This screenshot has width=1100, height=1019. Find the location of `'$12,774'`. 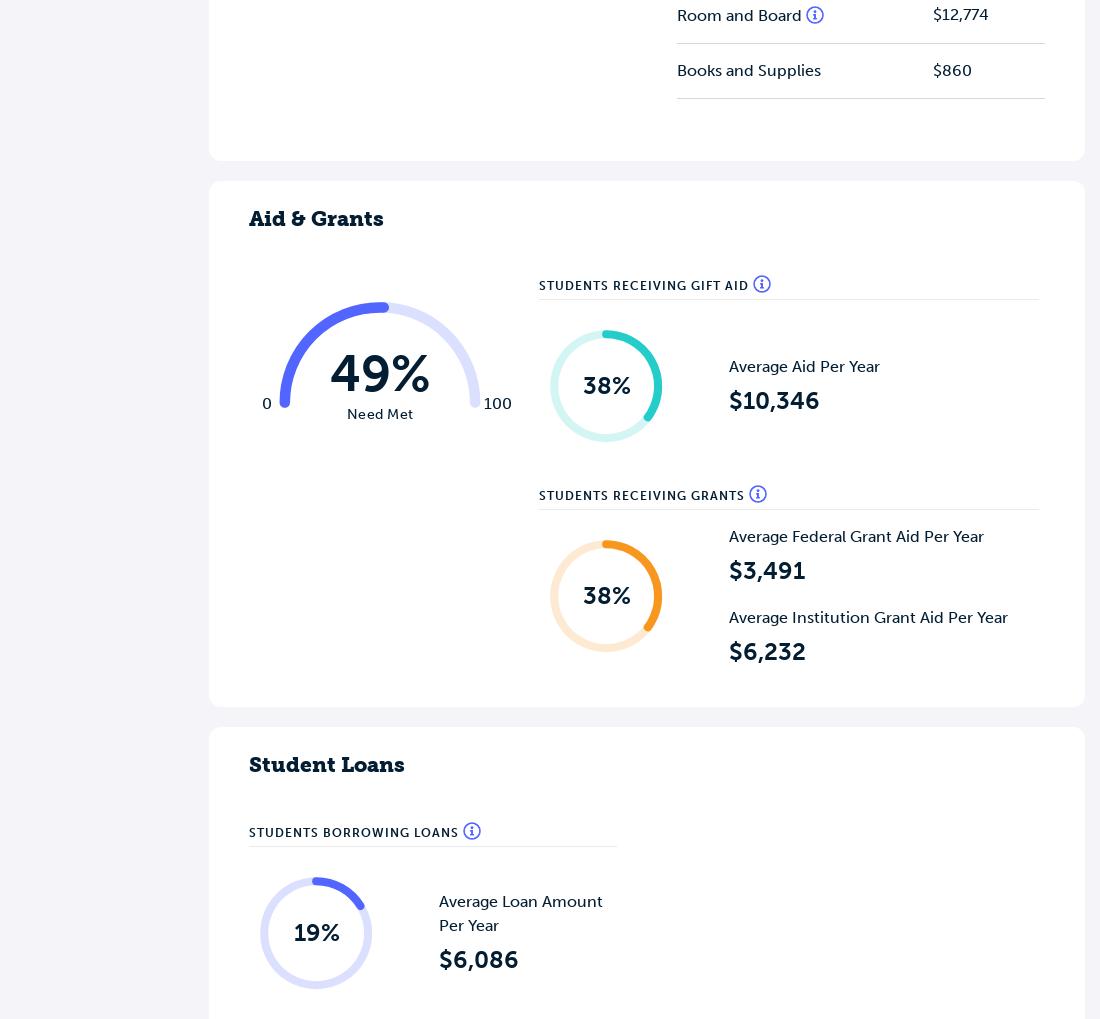

'$12,774' is located at coordinates (959, 13).